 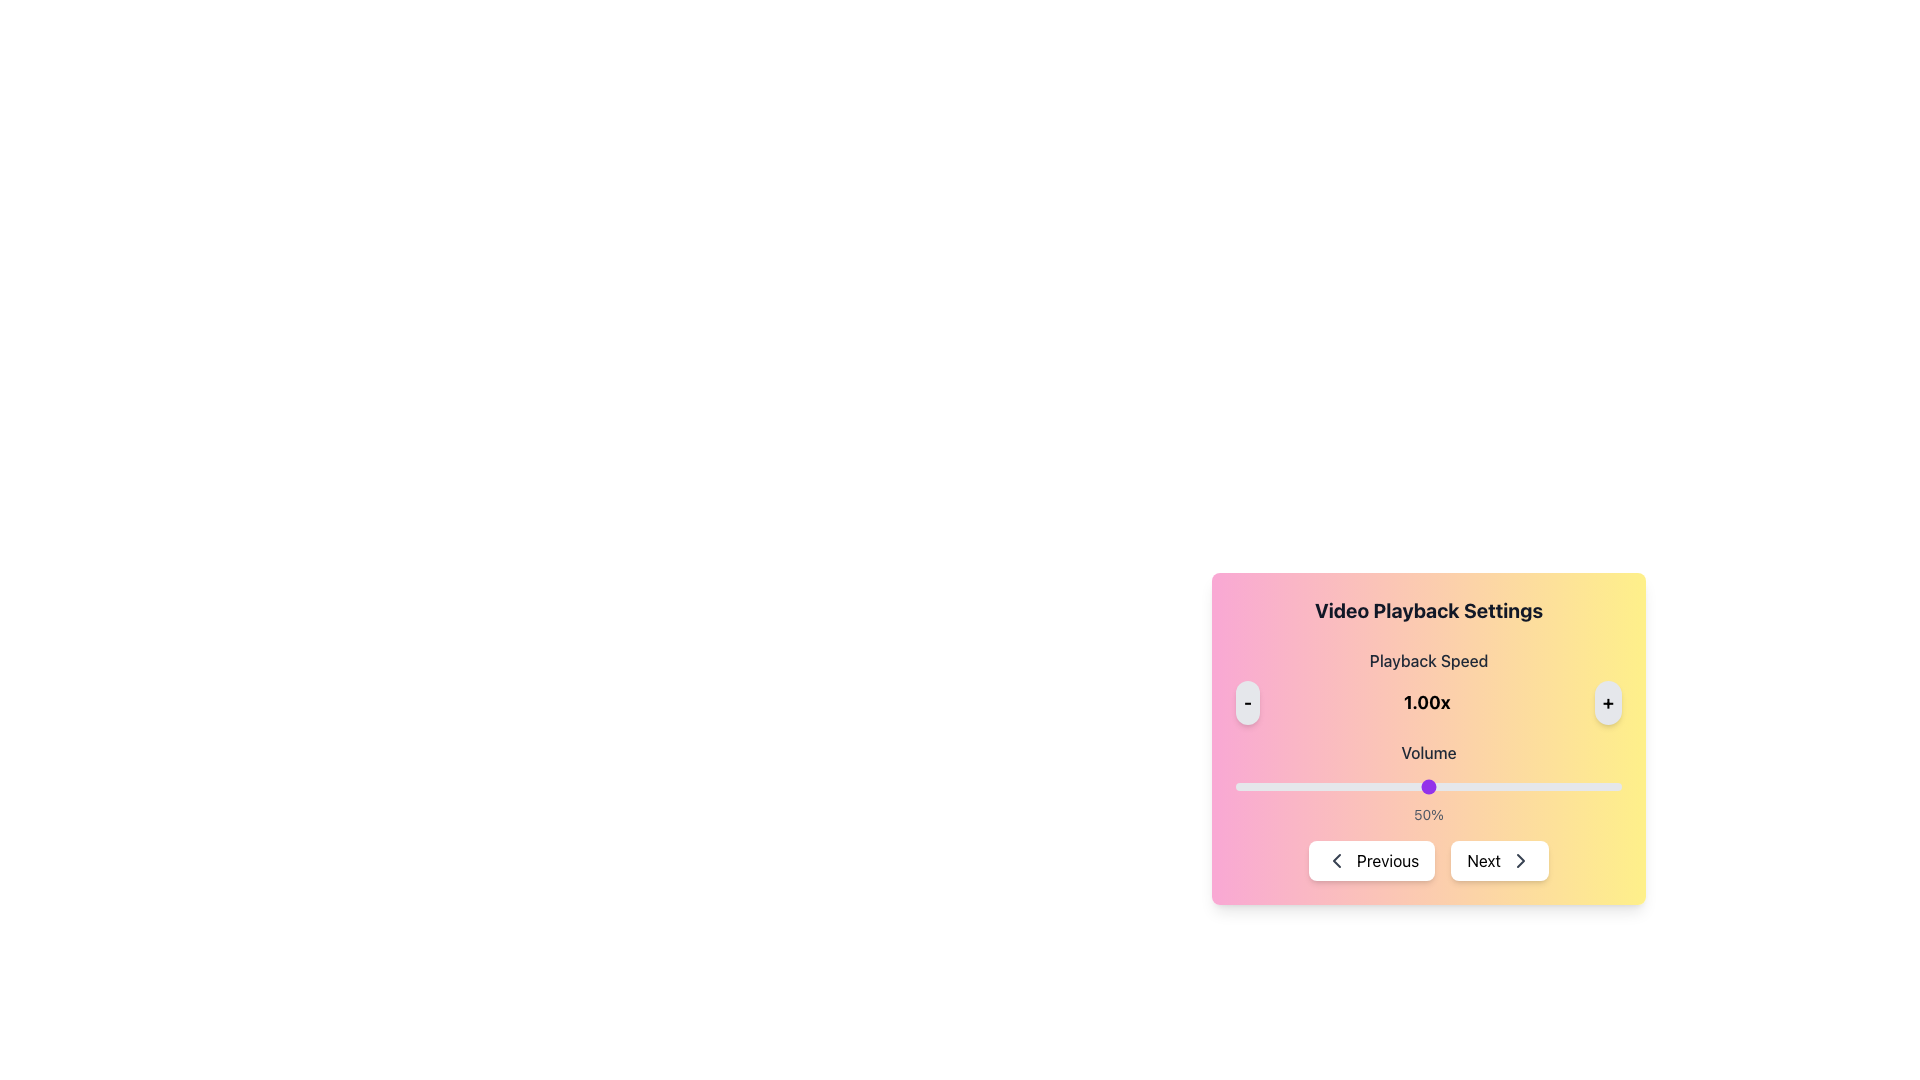 What do you see at coordinates (1247, 701) in the screenshot?
I see `the small circular decrement button with a '-' symbol located to the left of the numeric value display labeled '1.00x' in the 'Playback Speed' section` at bounding box center [1247, 701].